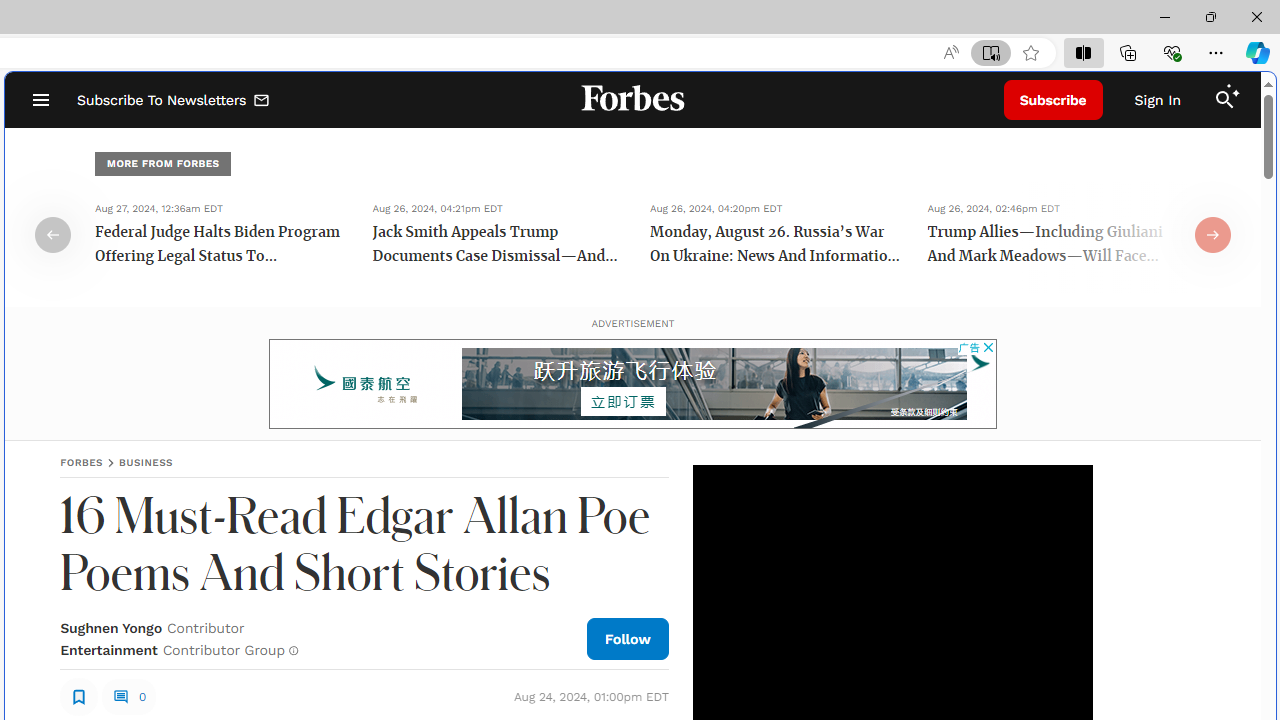 The width and height of the screenshot is (1280, 720). Describe the element at coordinates (53, 233) in the screenshot. I see `'Class: fs-icon fs-icon--arrow-left'` at that location.